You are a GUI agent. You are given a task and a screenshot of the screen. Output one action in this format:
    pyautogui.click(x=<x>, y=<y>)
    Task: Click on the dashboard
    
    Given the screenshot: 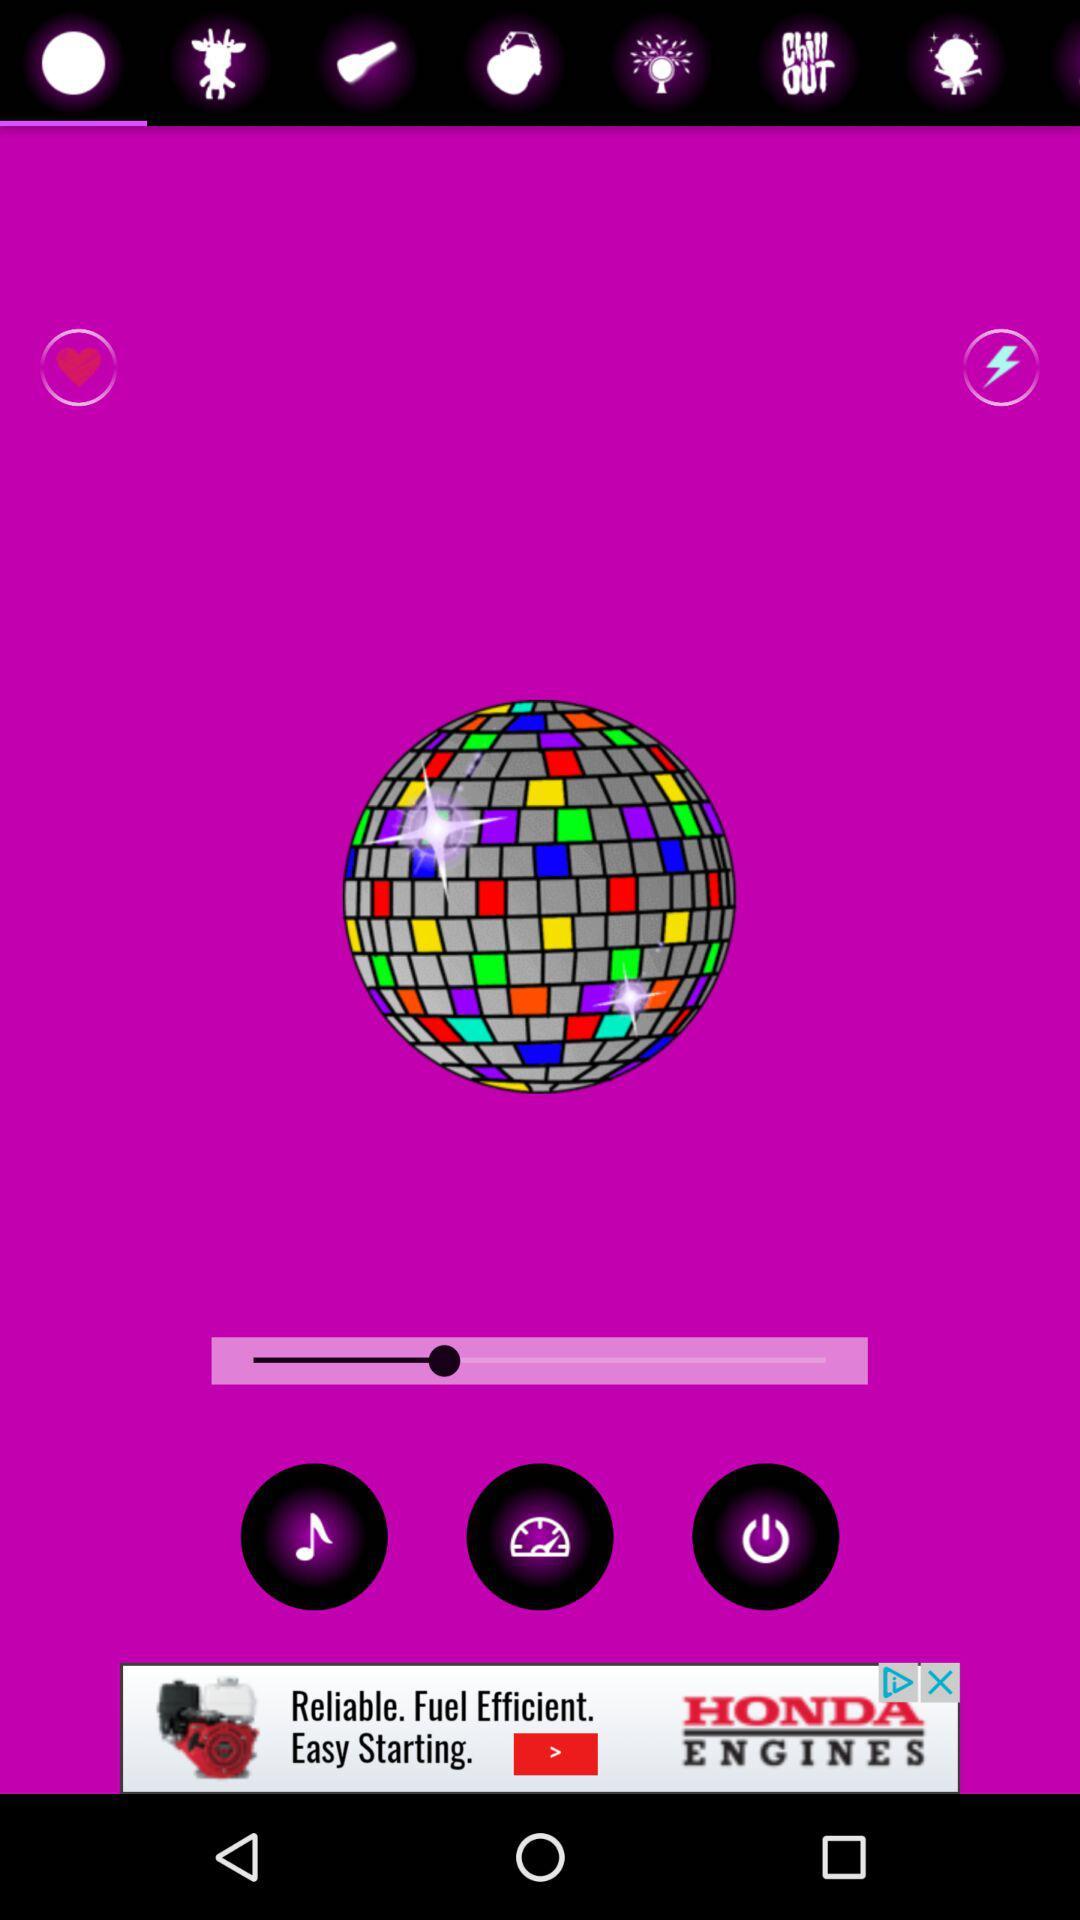 What is the action you would take?
    pyautogui.click(x=540, y=1535)
    